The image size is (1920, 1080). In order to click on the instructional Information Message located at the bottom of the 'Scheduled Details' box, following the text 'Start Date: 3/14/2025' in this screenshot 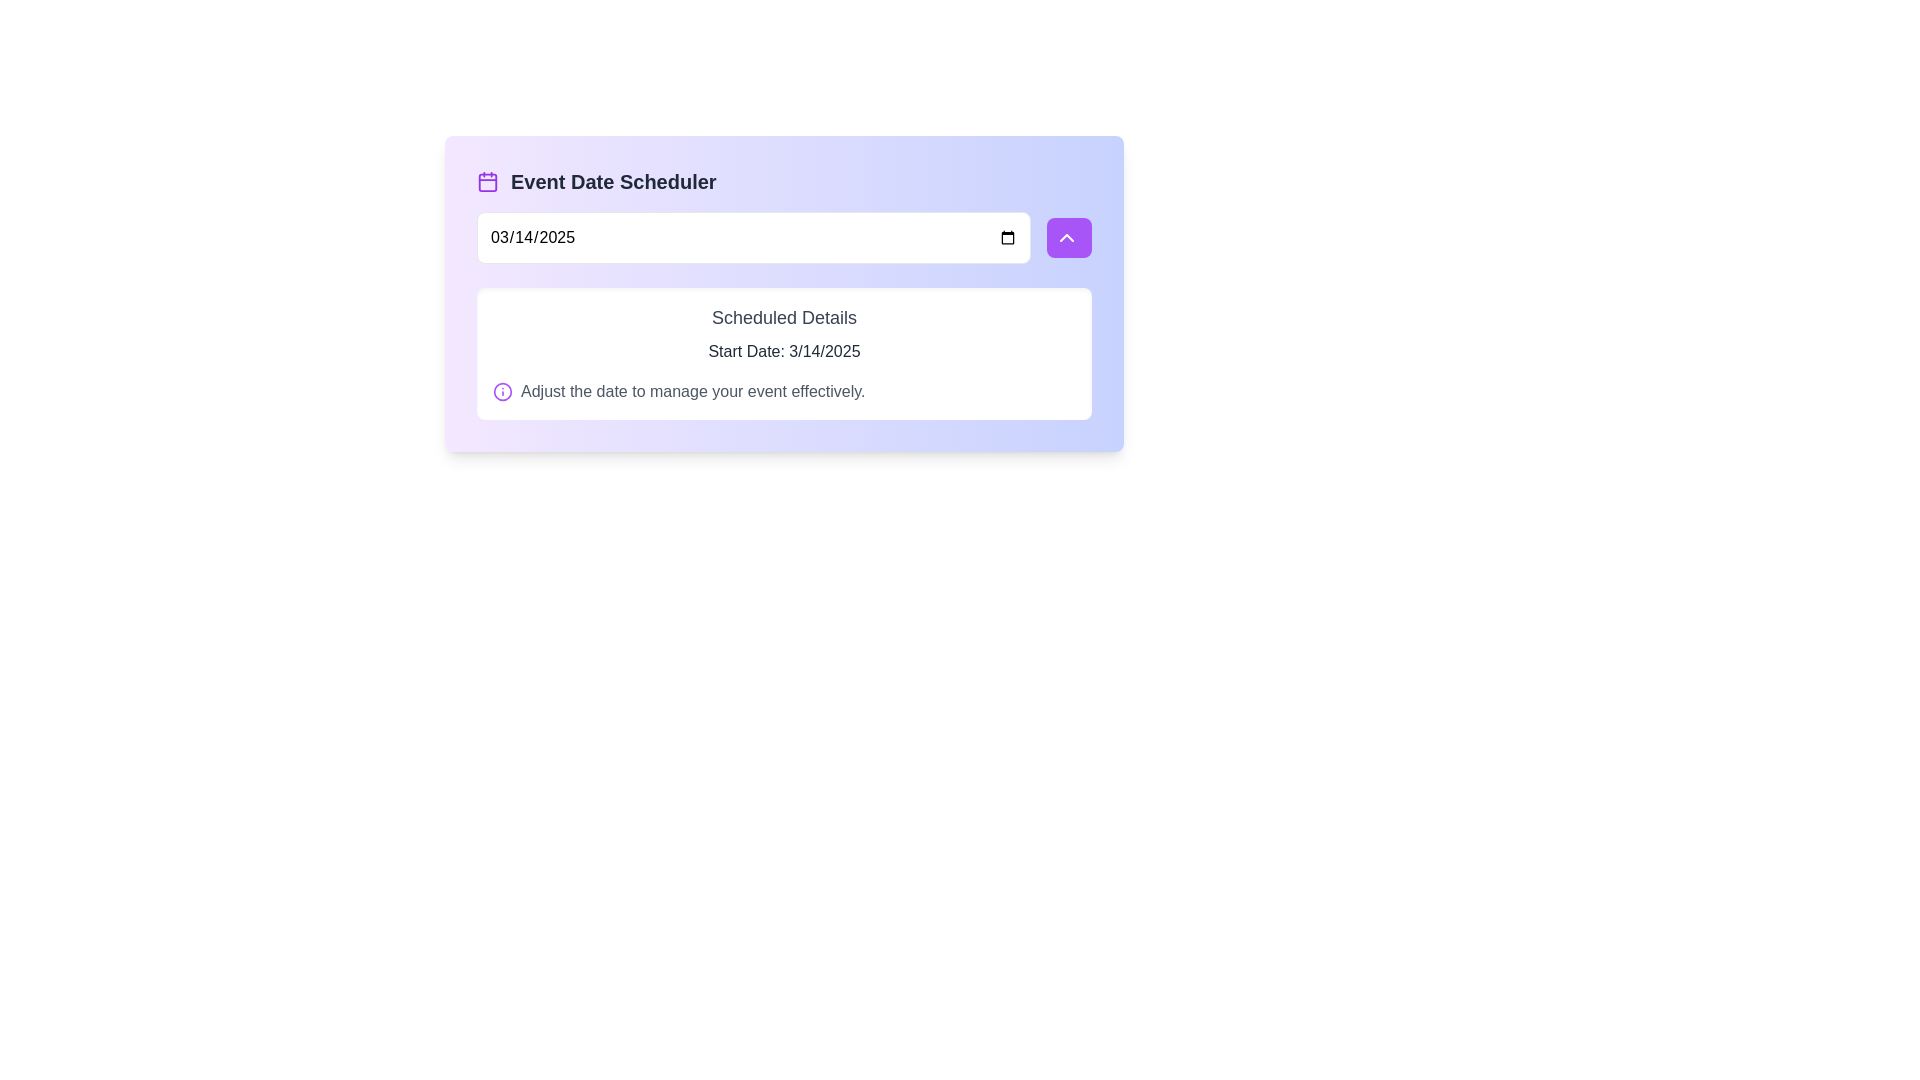, I will do `click(783, 392)`.